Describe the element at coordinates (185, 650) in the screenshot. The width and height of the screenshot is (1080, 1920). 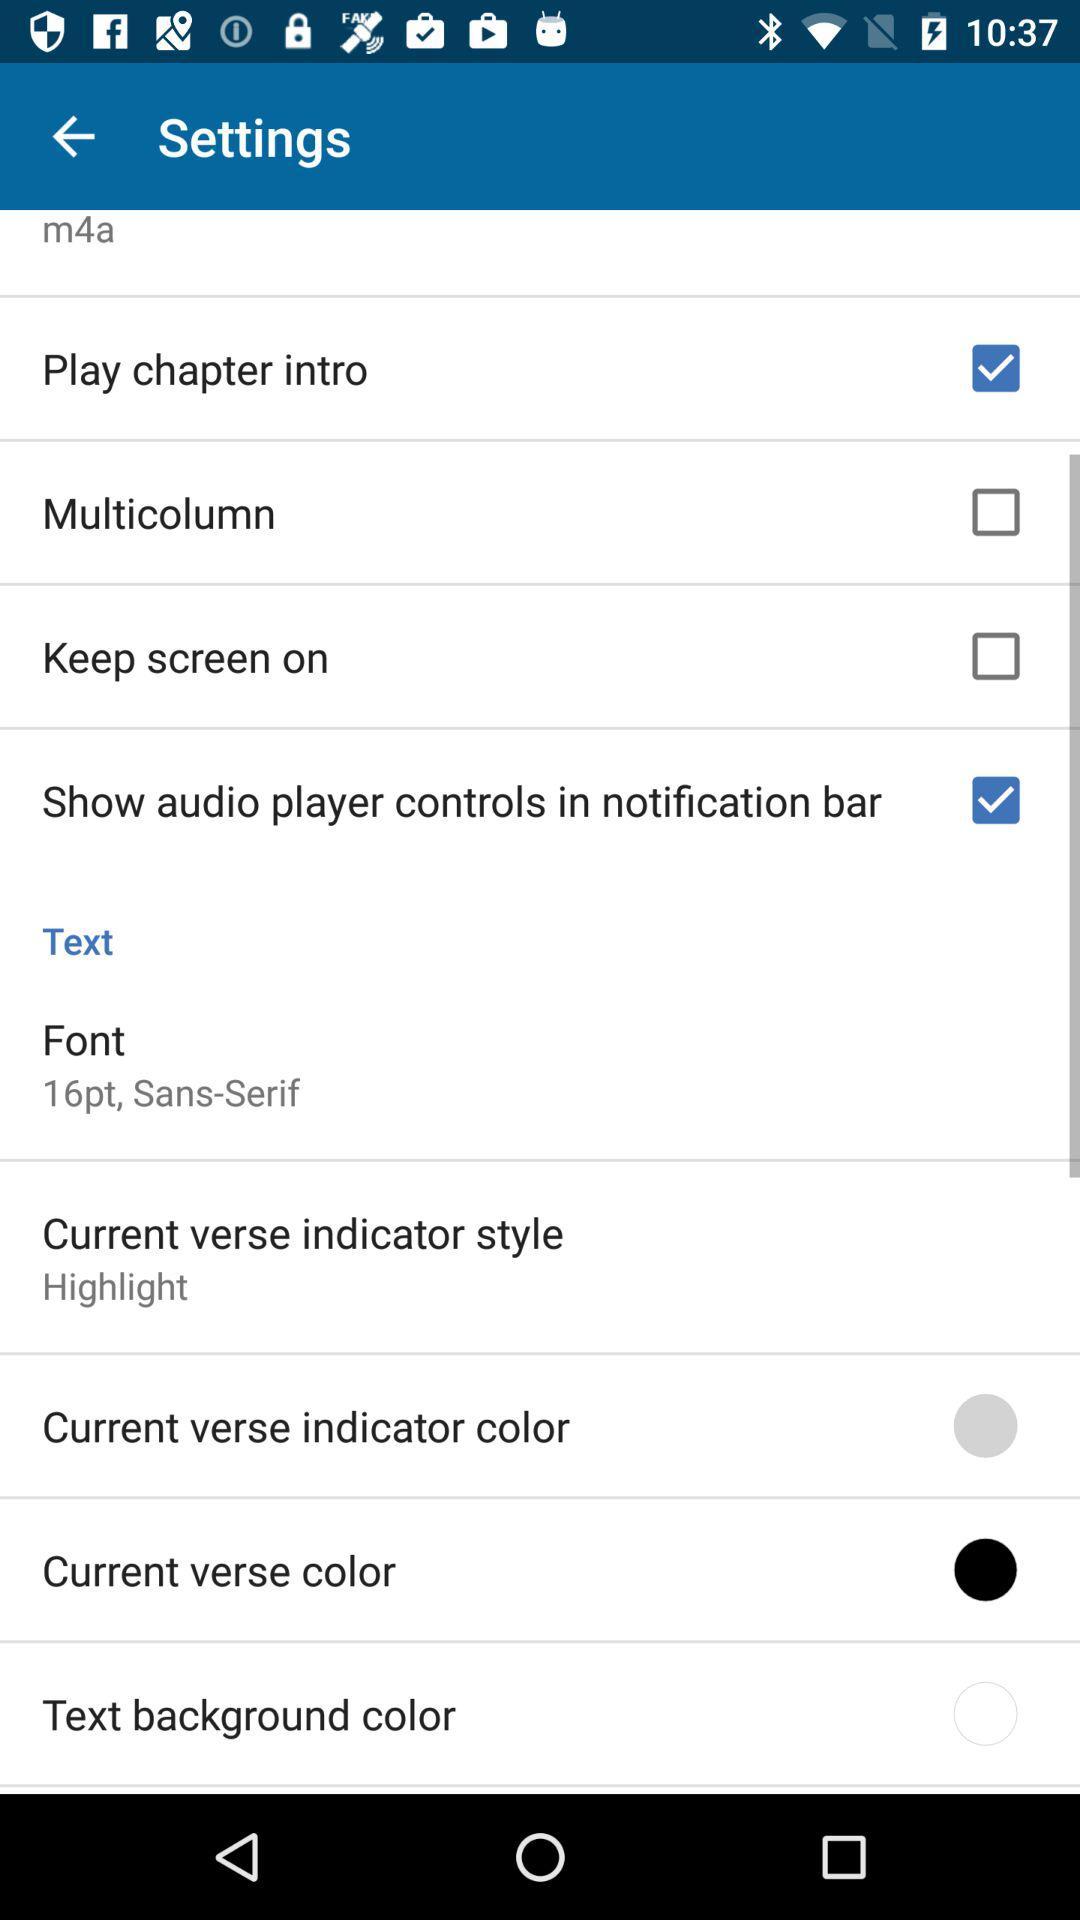
I see `the icon above the show audio player` at that location.